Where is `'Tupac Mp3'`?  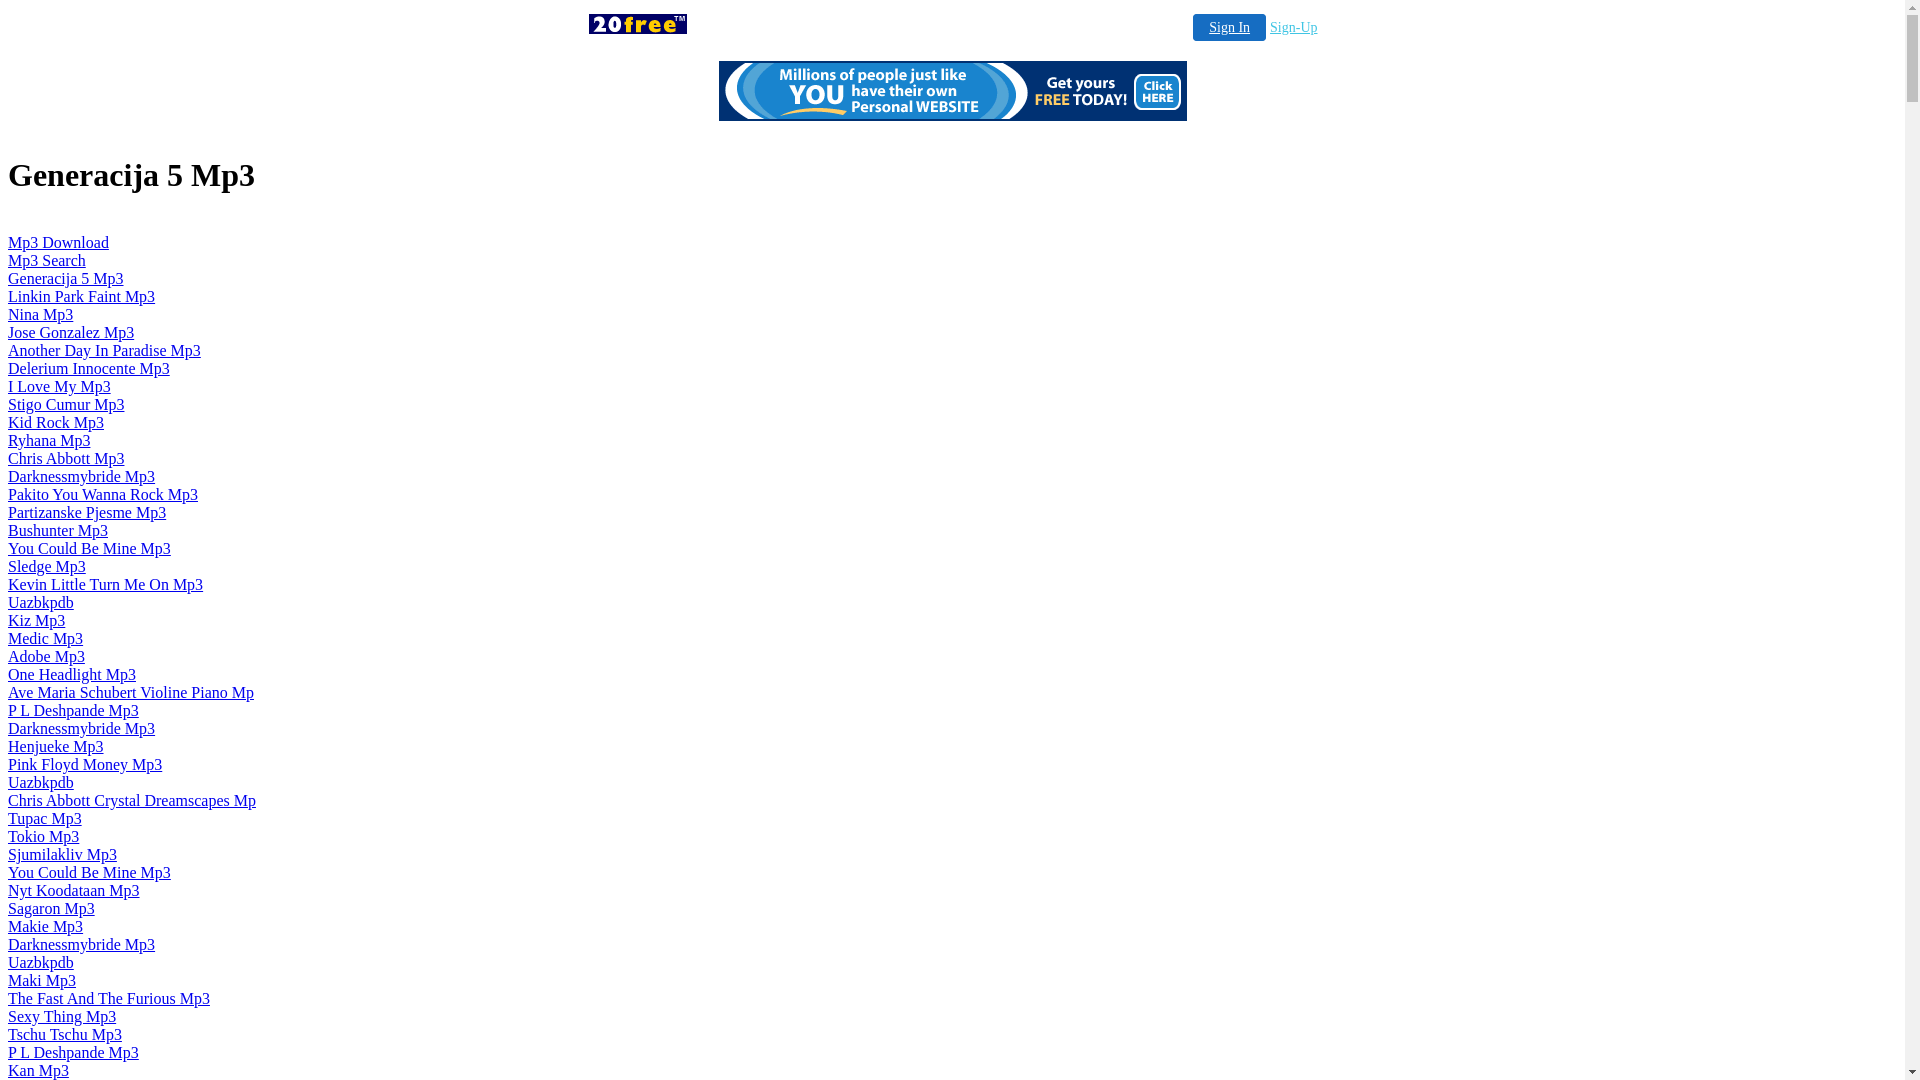
'Tupac Mp3' is located at coordinates (44, 818).